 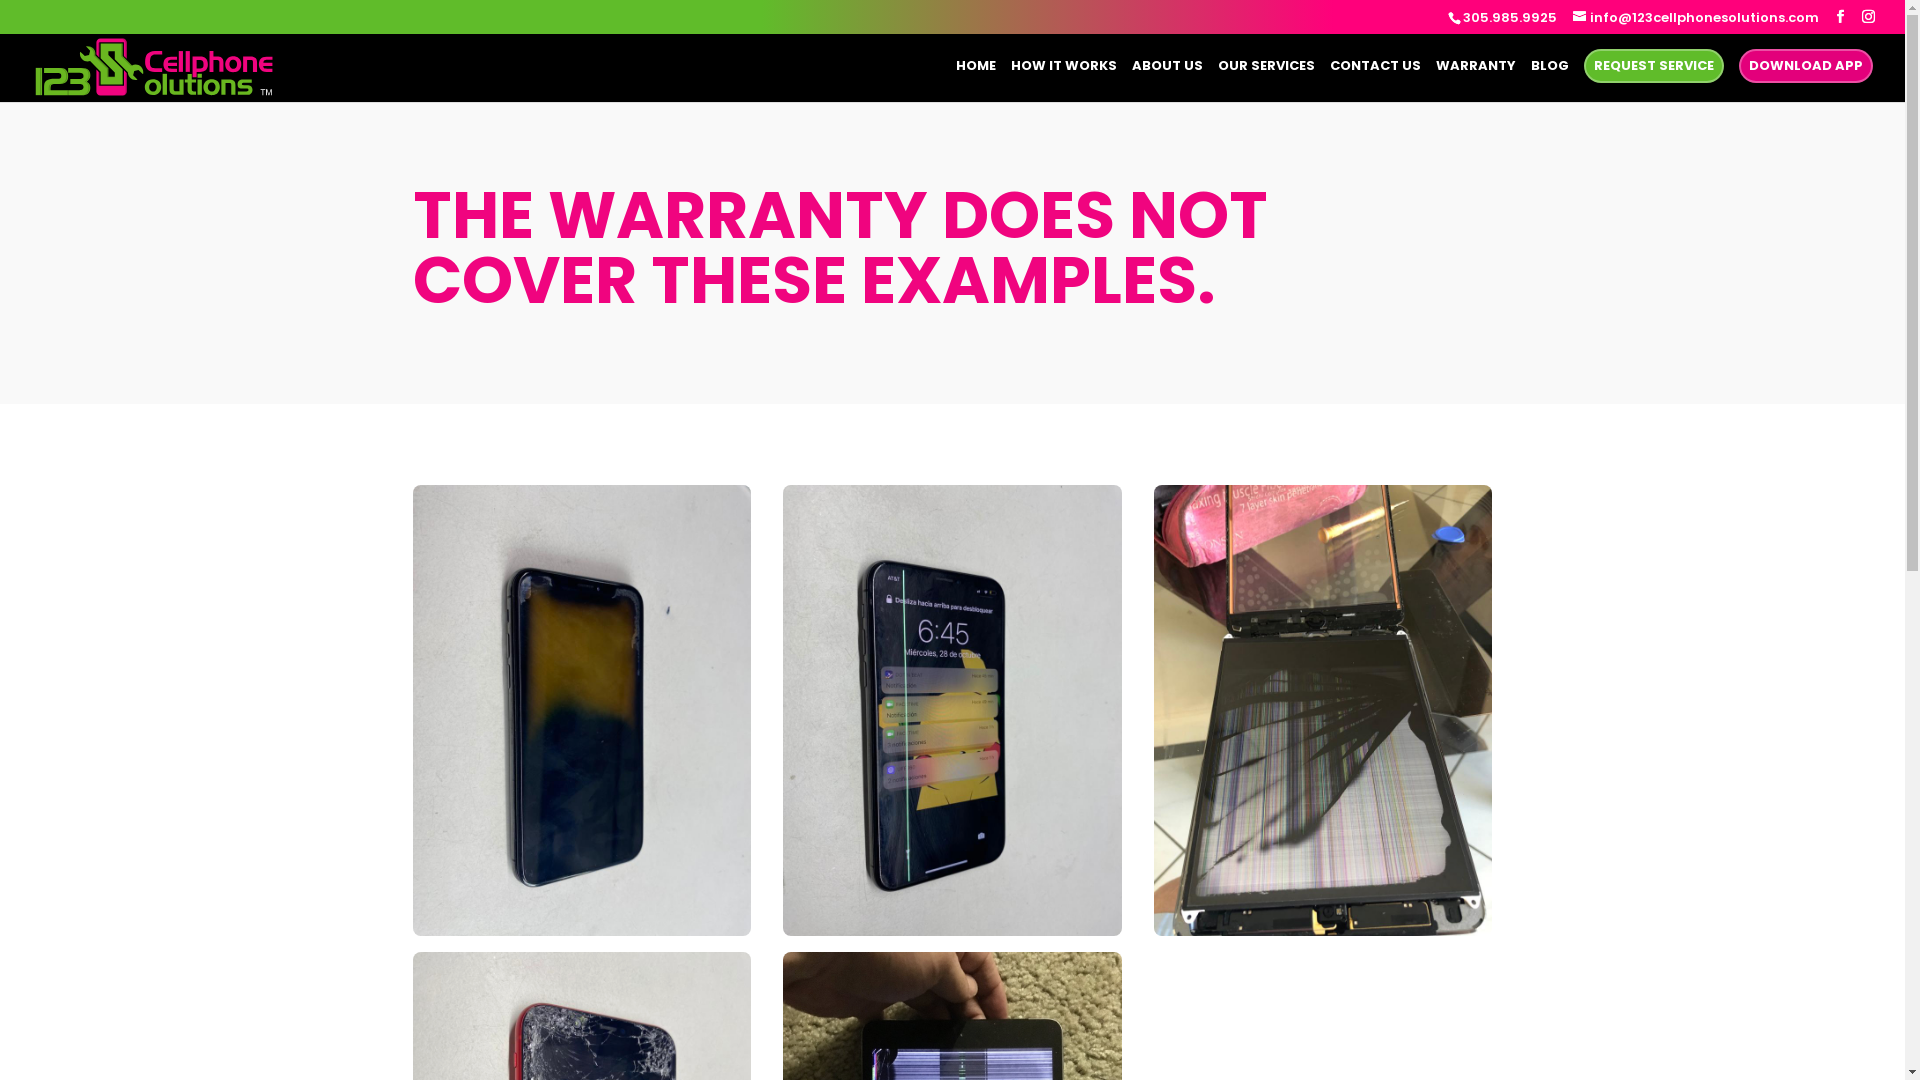 I want to click on 'ABOUT US', so click(x=1167, y=78).